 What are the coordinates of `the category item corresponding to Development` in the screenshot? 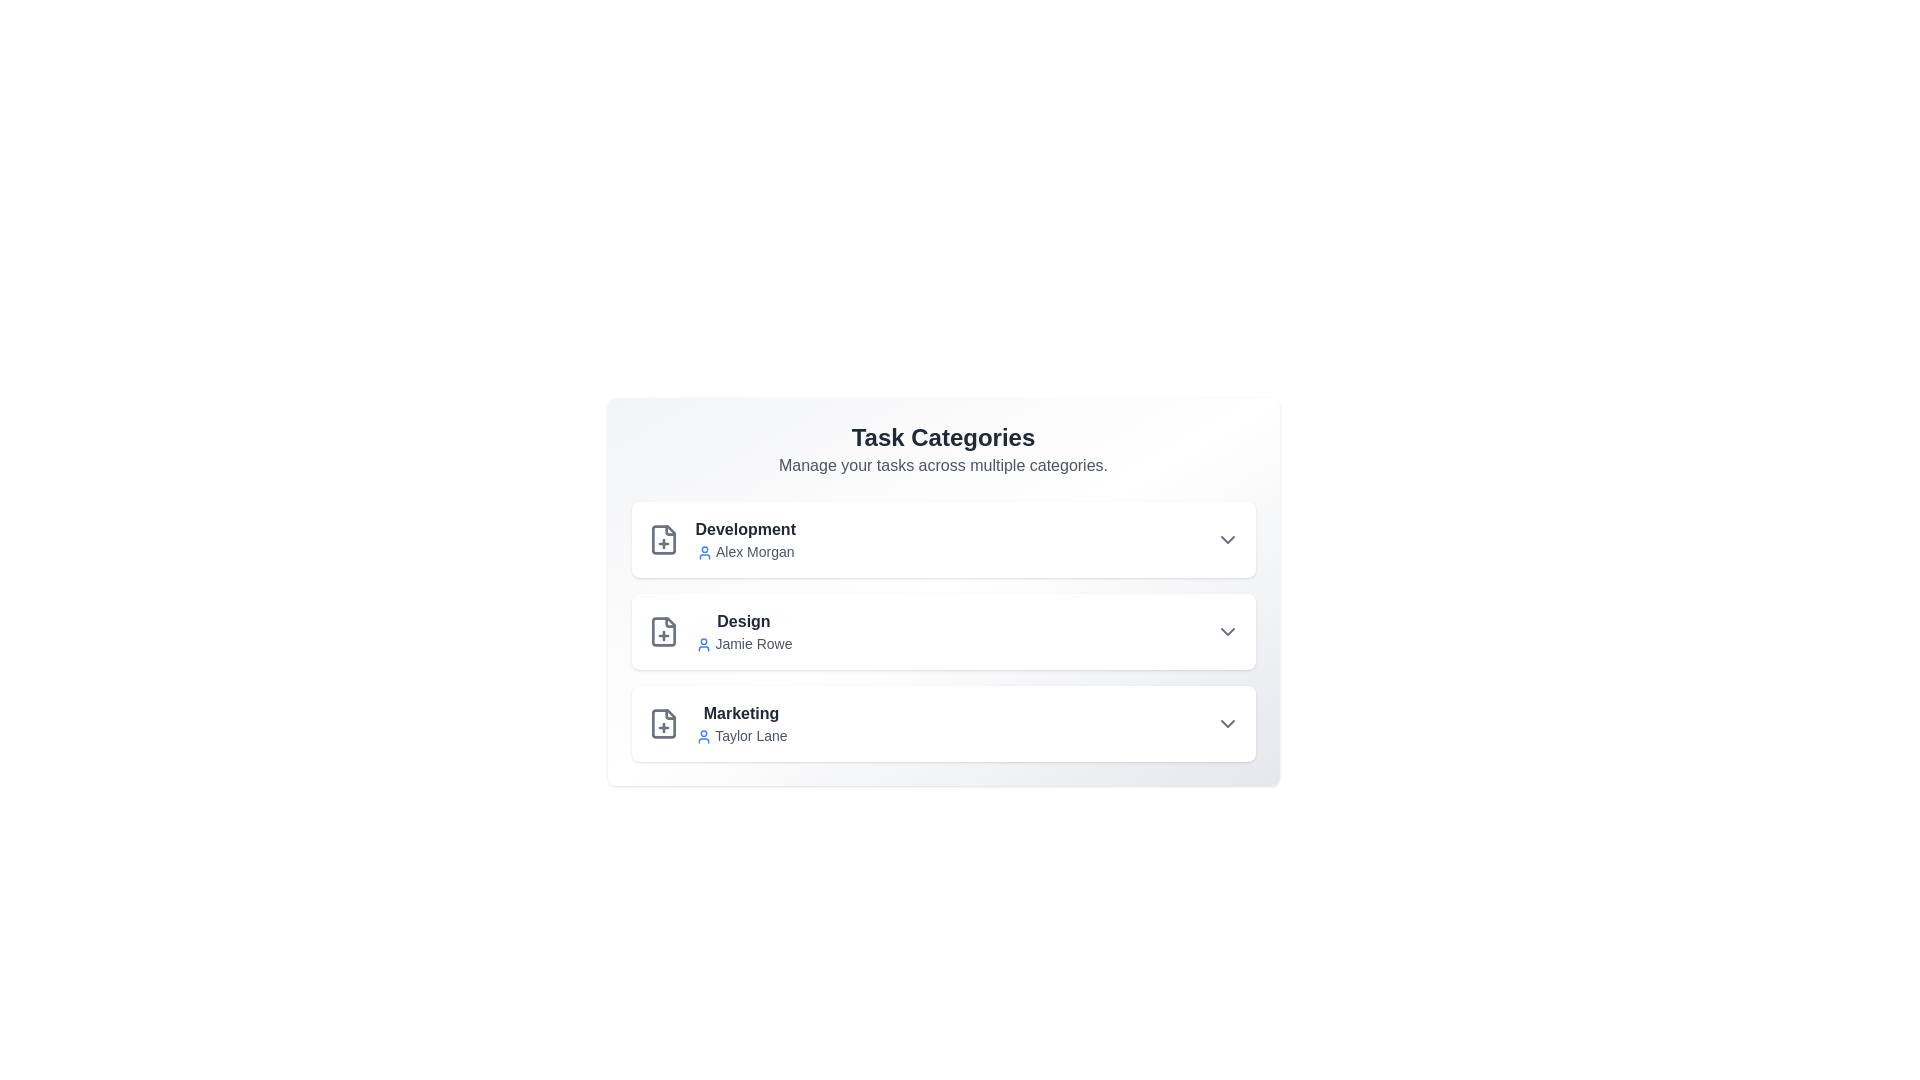 It's located at (942, 540).